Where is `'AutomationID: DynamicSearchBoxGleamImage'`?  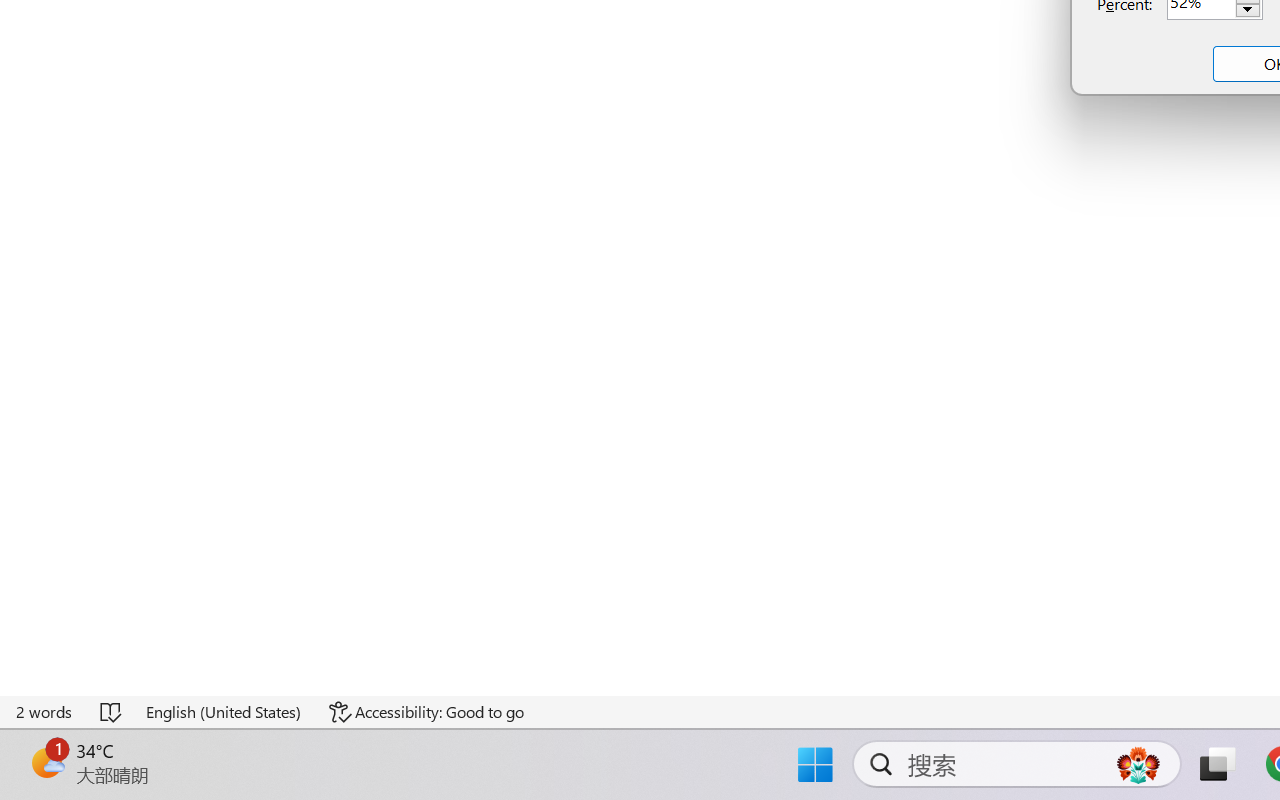 'AutomationID: DynamicSearchBoxGleamImage' is located at coordinates (1138, 764).